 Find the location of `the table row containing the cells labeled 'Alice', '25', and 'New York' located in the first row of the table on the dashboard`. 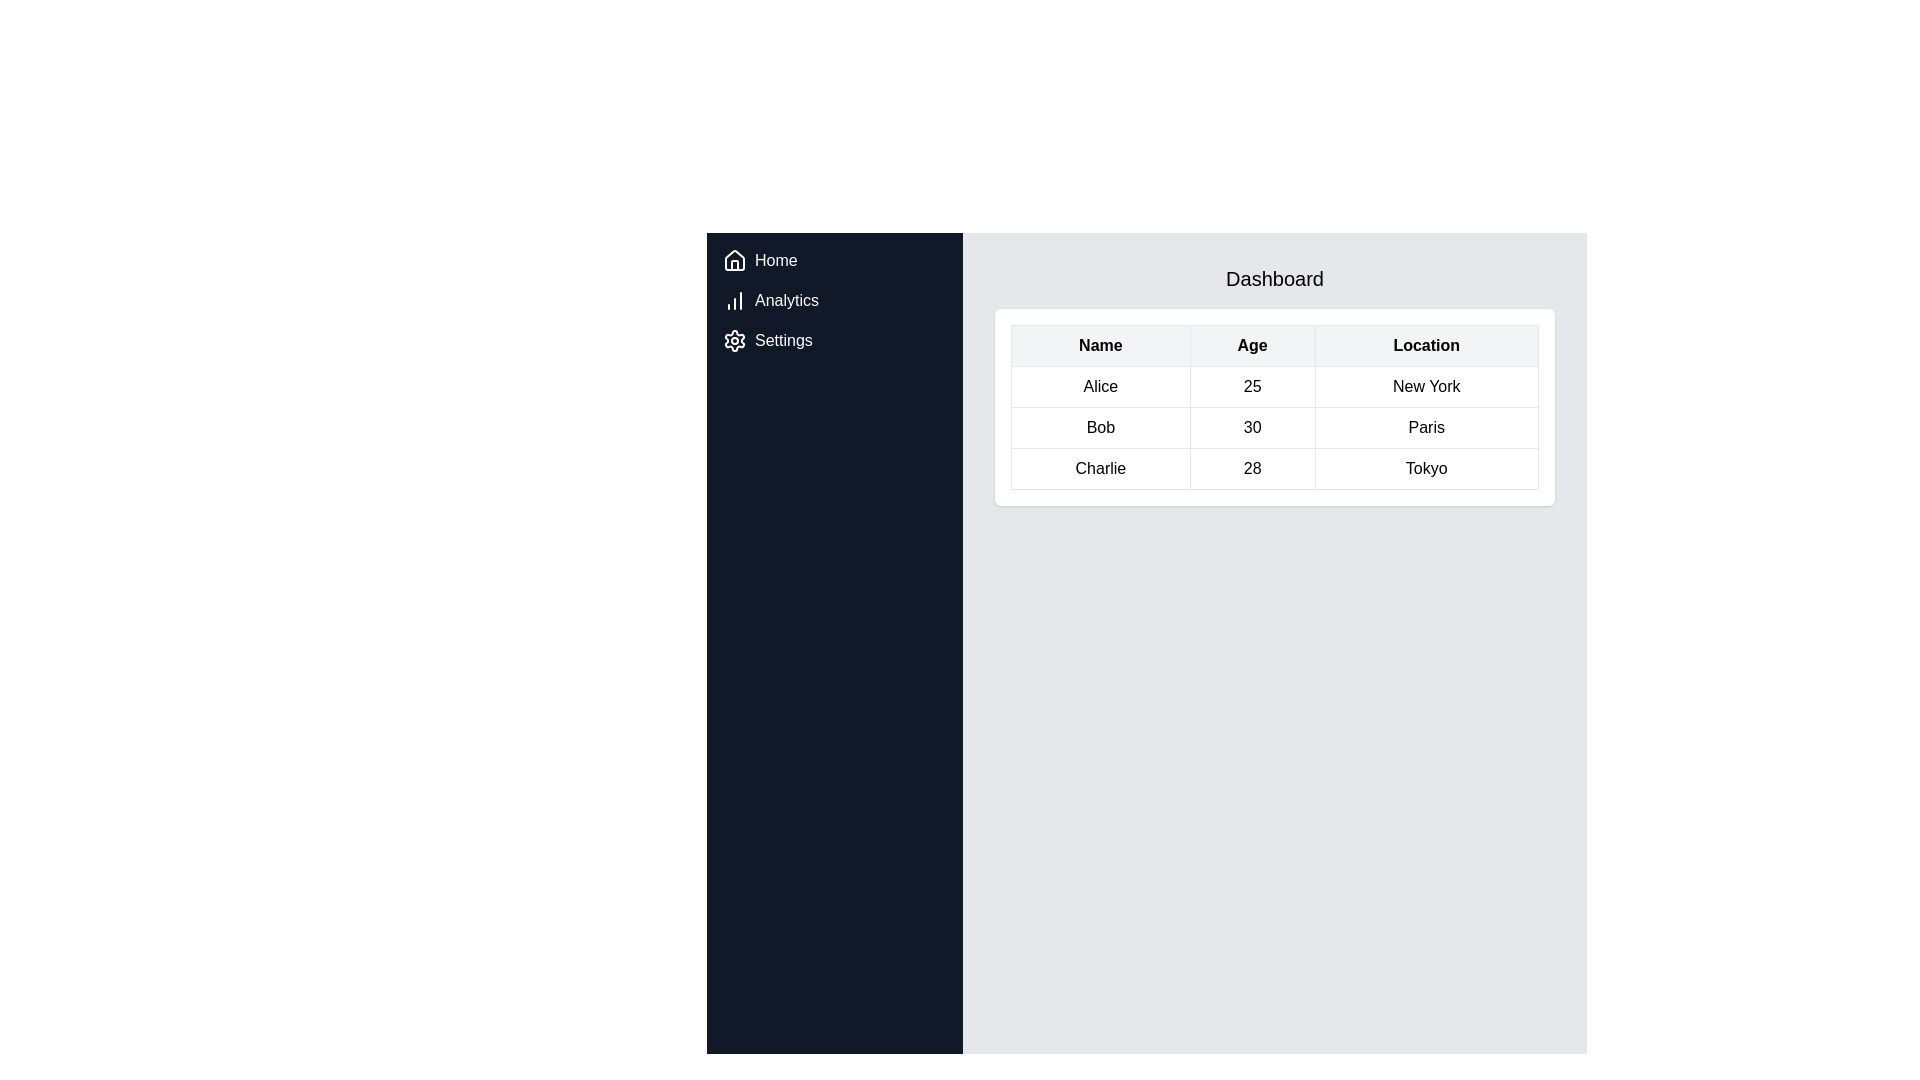

the table row containing the cells labeled 'Alice', '25', and 'New York' located in the first row of the table on the dashboard is located at coordinates (1274, 386).